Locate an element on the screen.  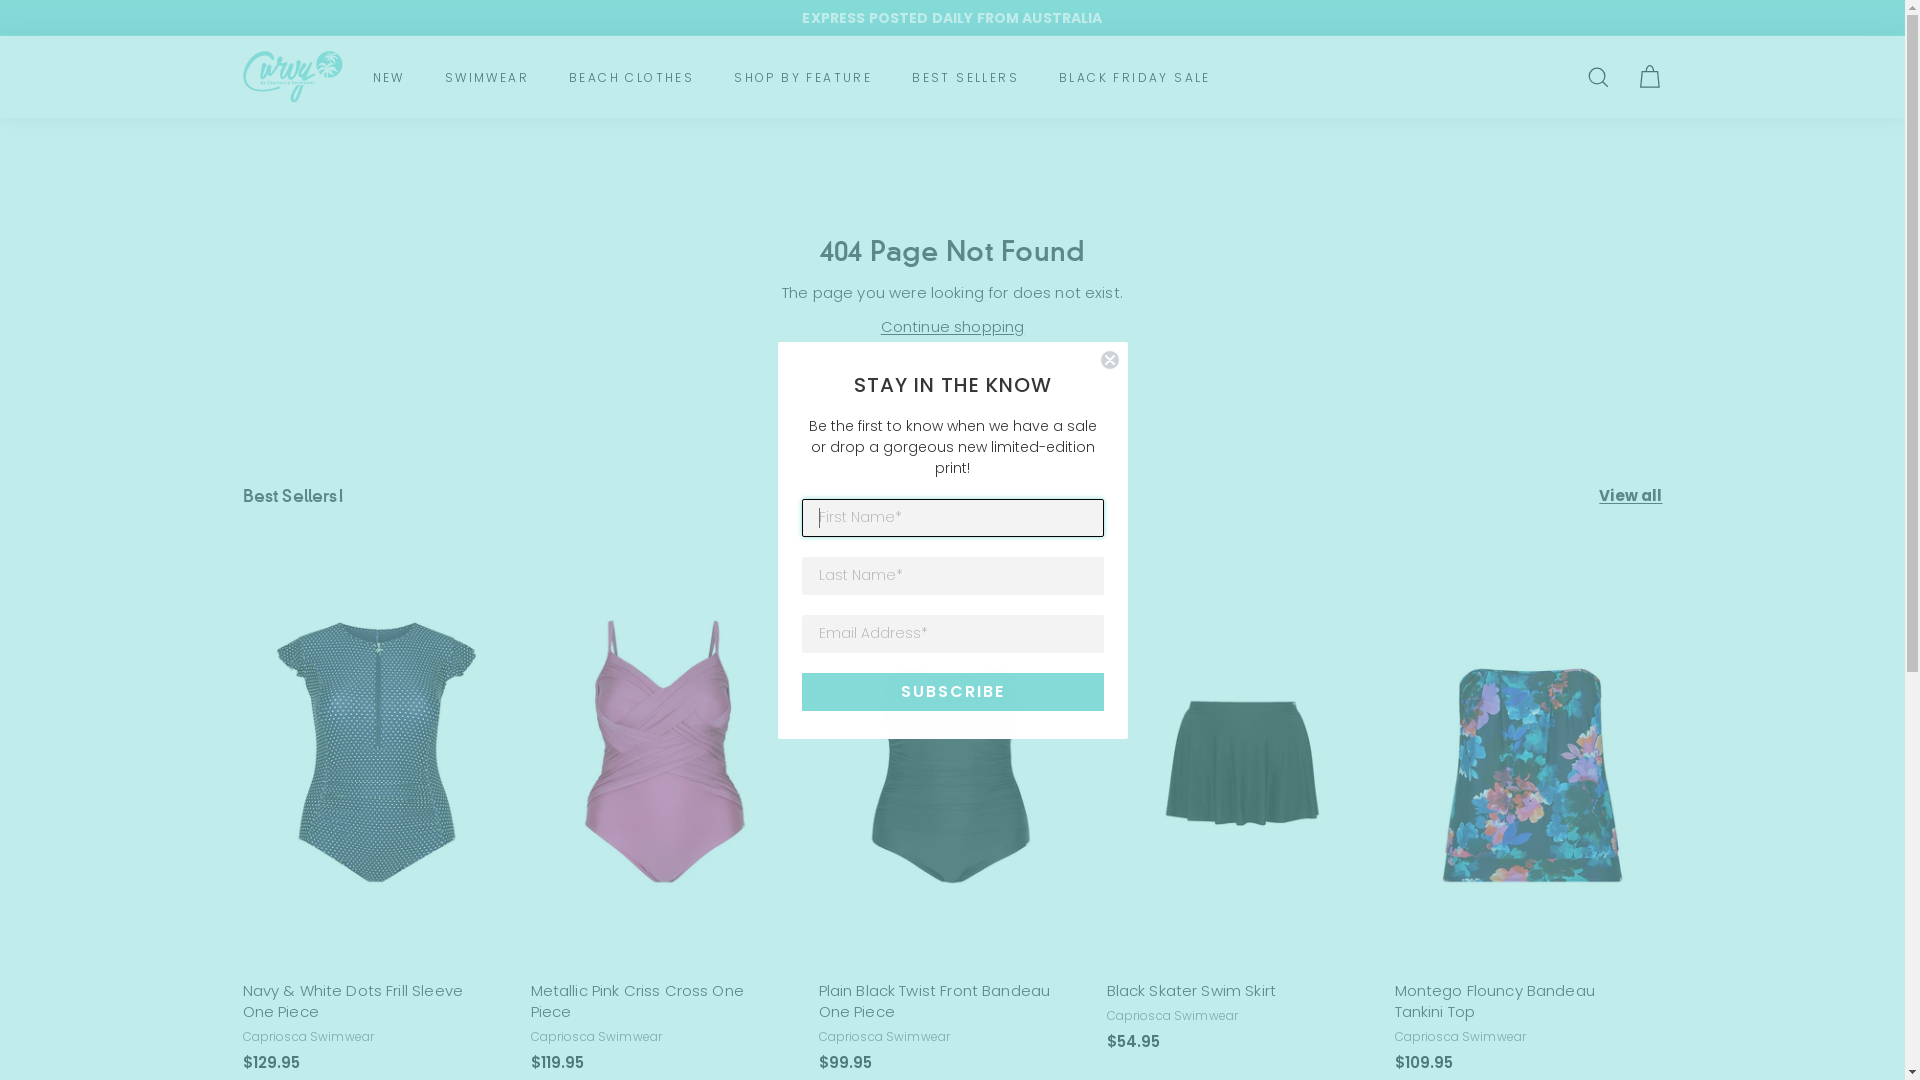
'BEST SELLERS' is located at coordinates (965, 76).